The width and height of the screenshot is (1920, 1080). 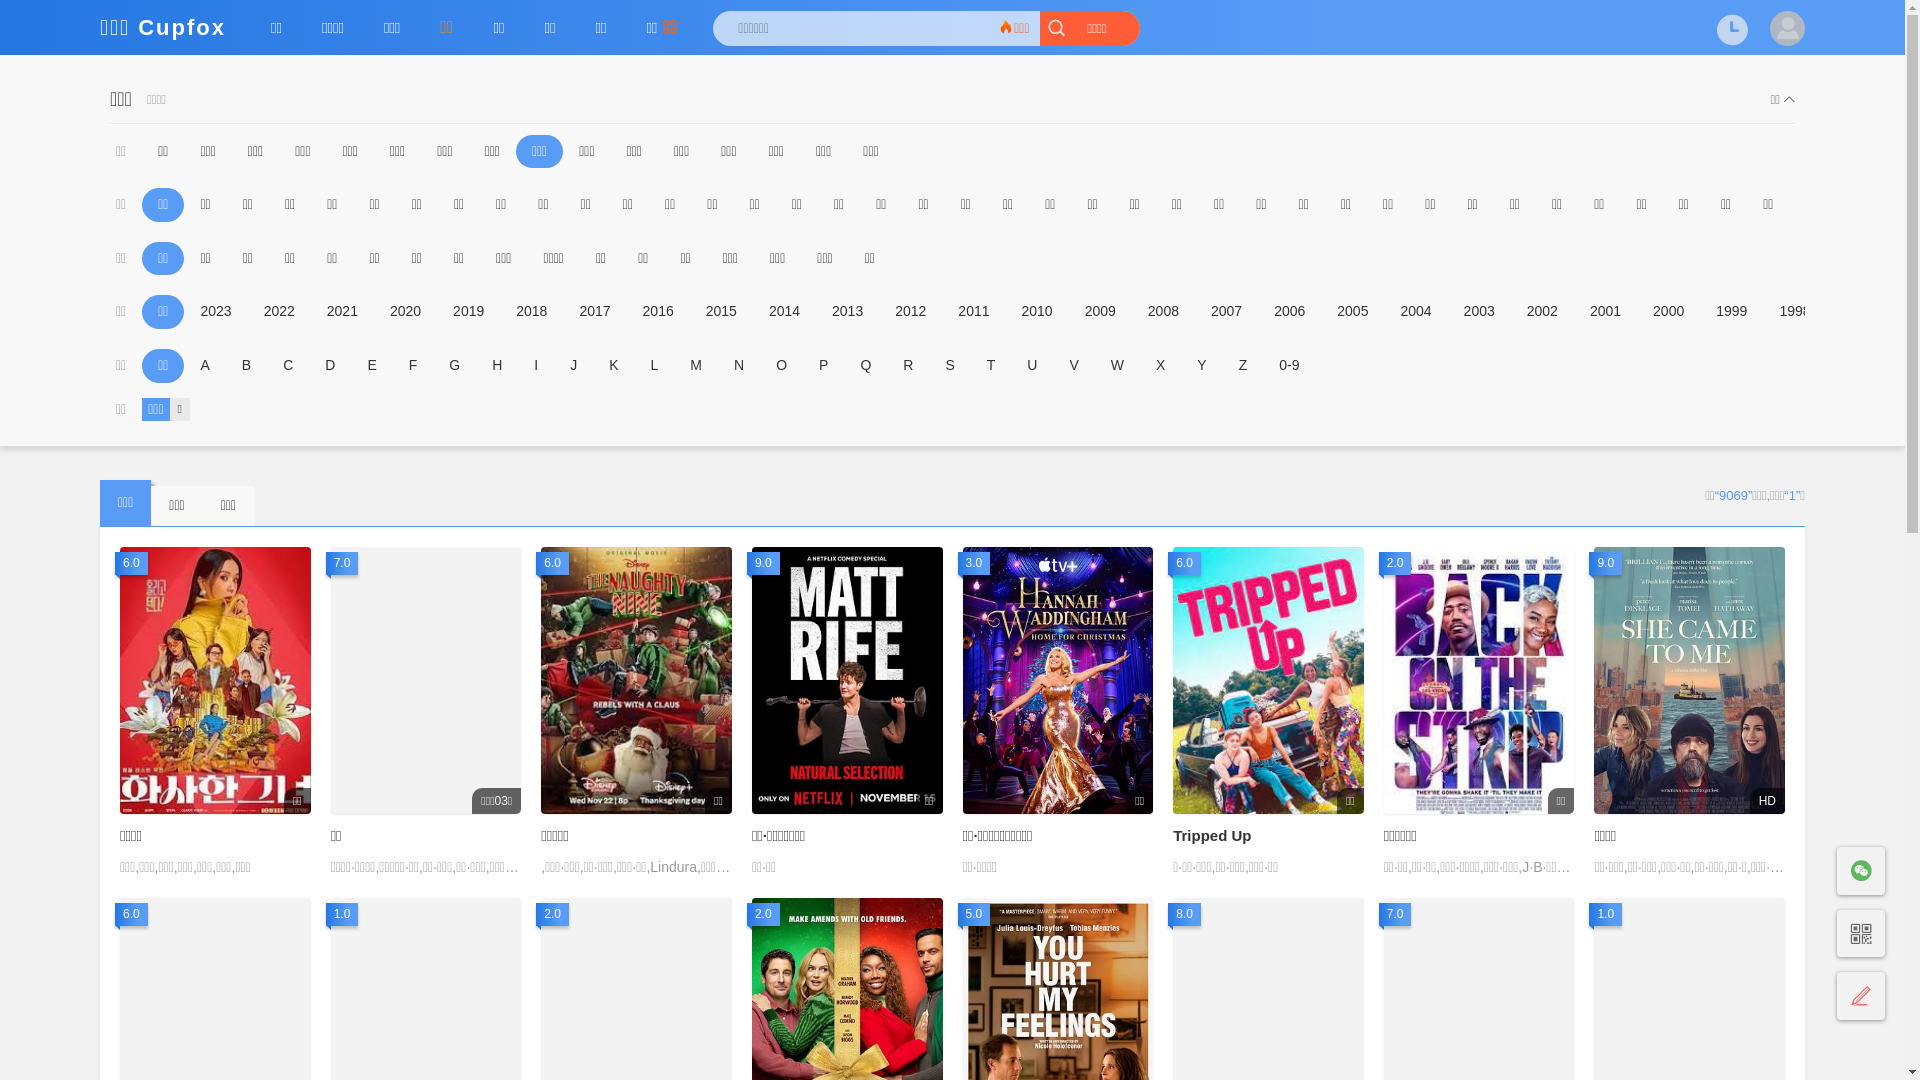 I want to click on 'B', so click(x=245, y=366).